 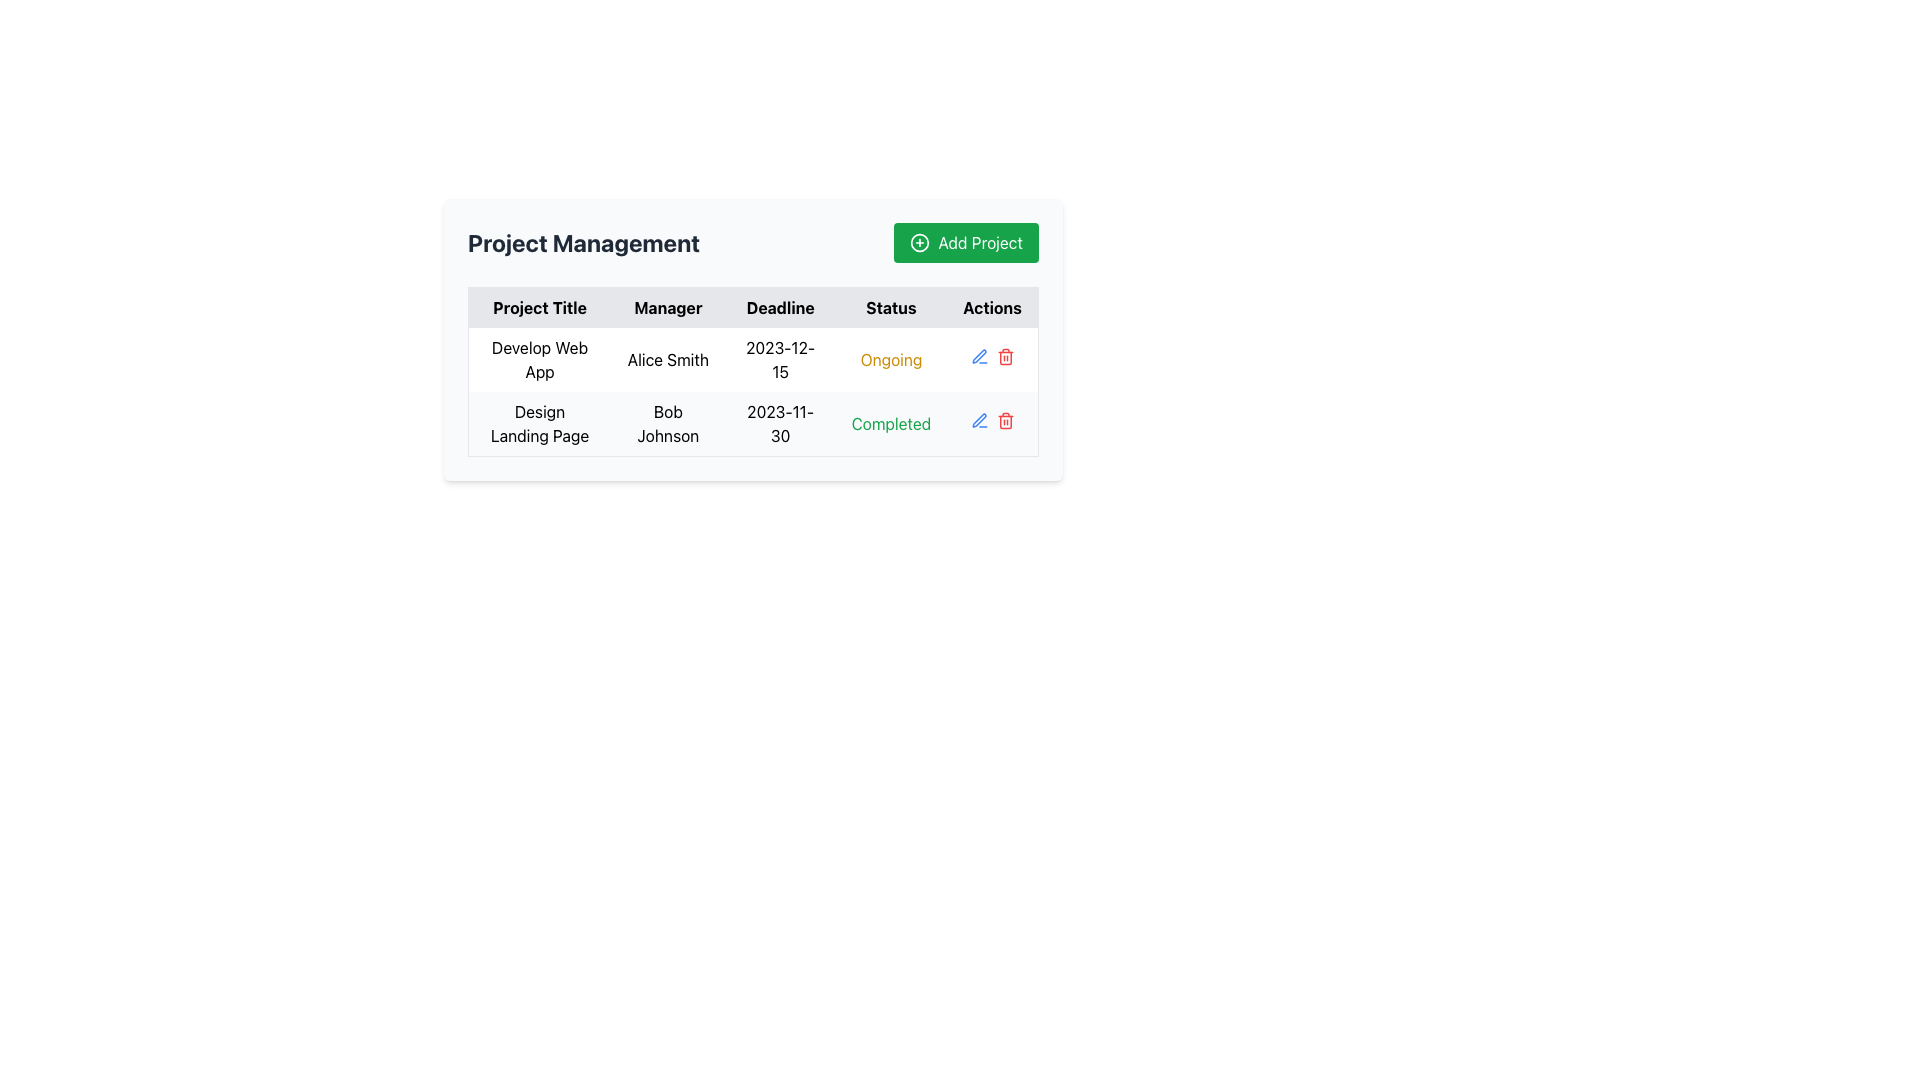 What do you see at coordinates (668, 307) in the screenshot?
I see `the 'Manager' text label, which is the second column header in the 'Project Management' table, positioned between 'Project Title' and 'Deadline'` at bounding box center [668, 307].